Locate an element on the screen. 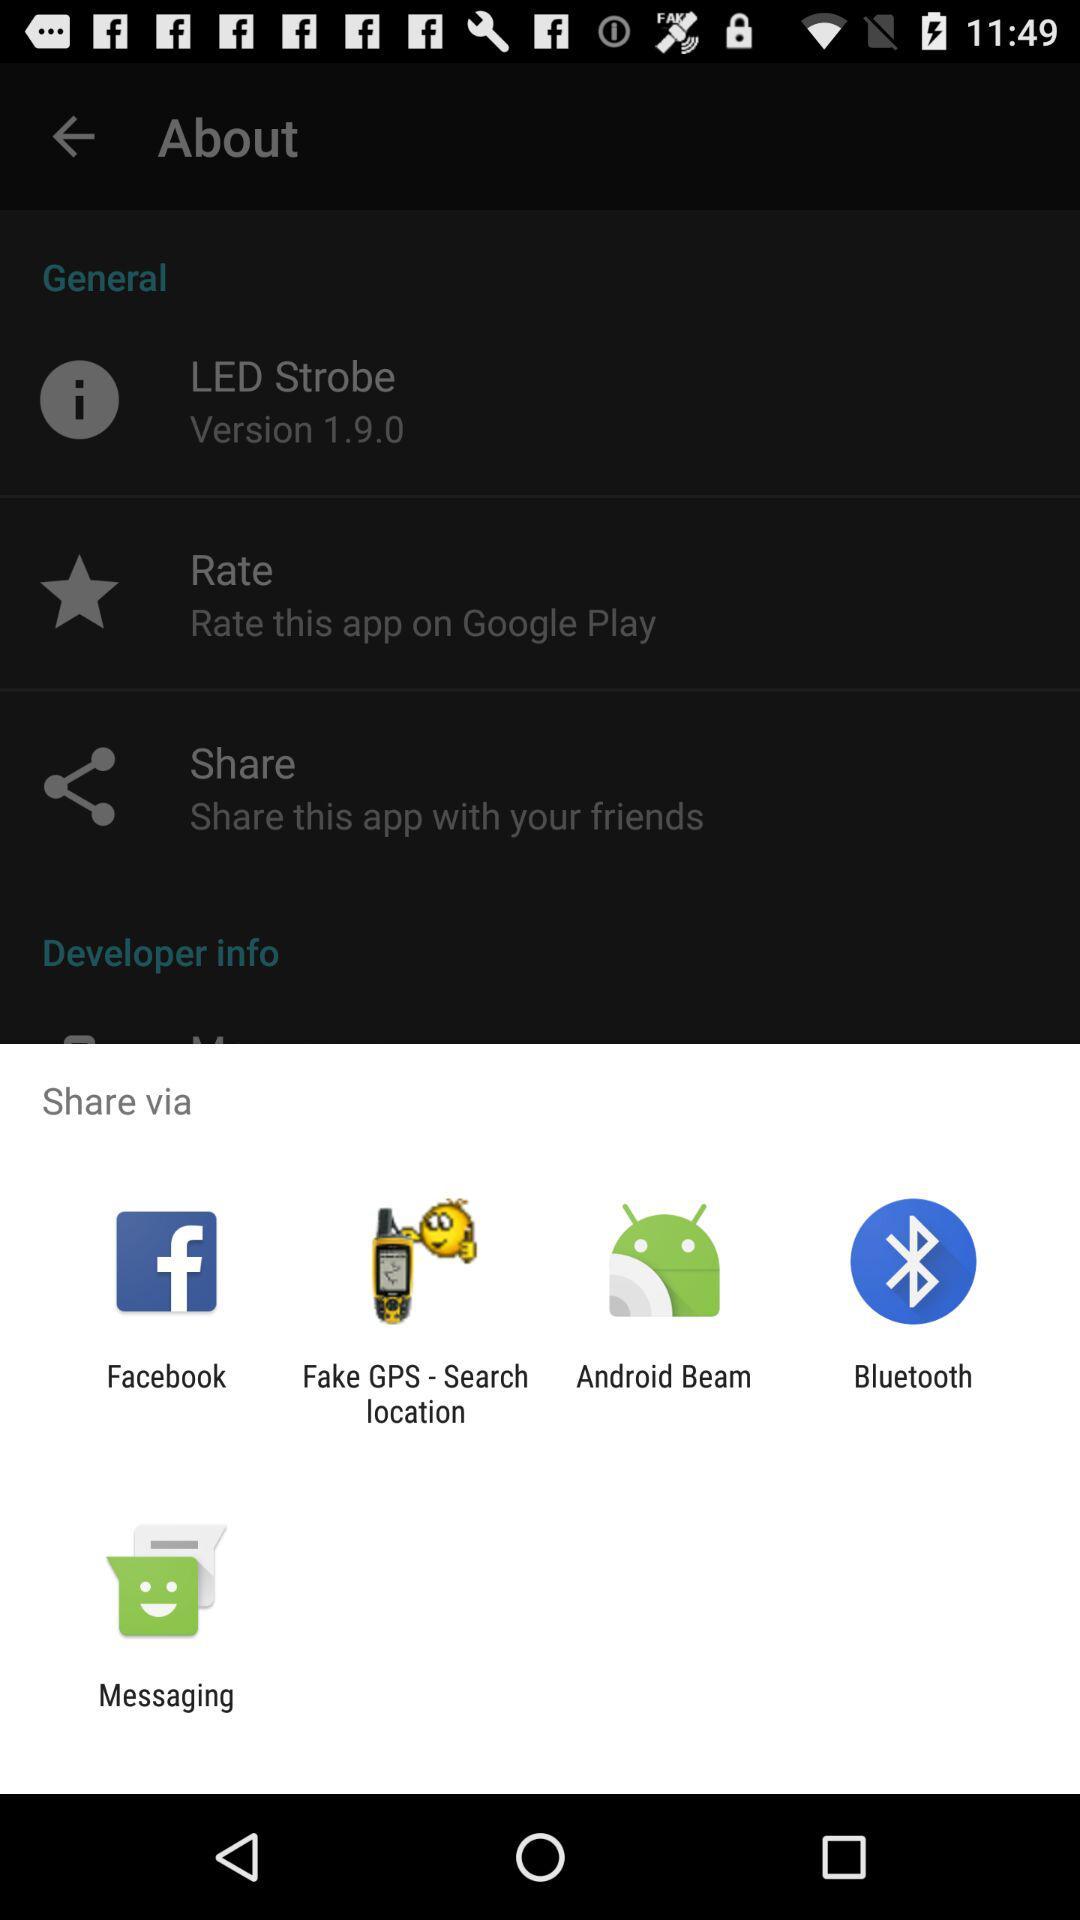  facebook item is located at coordinates (165, 1392).